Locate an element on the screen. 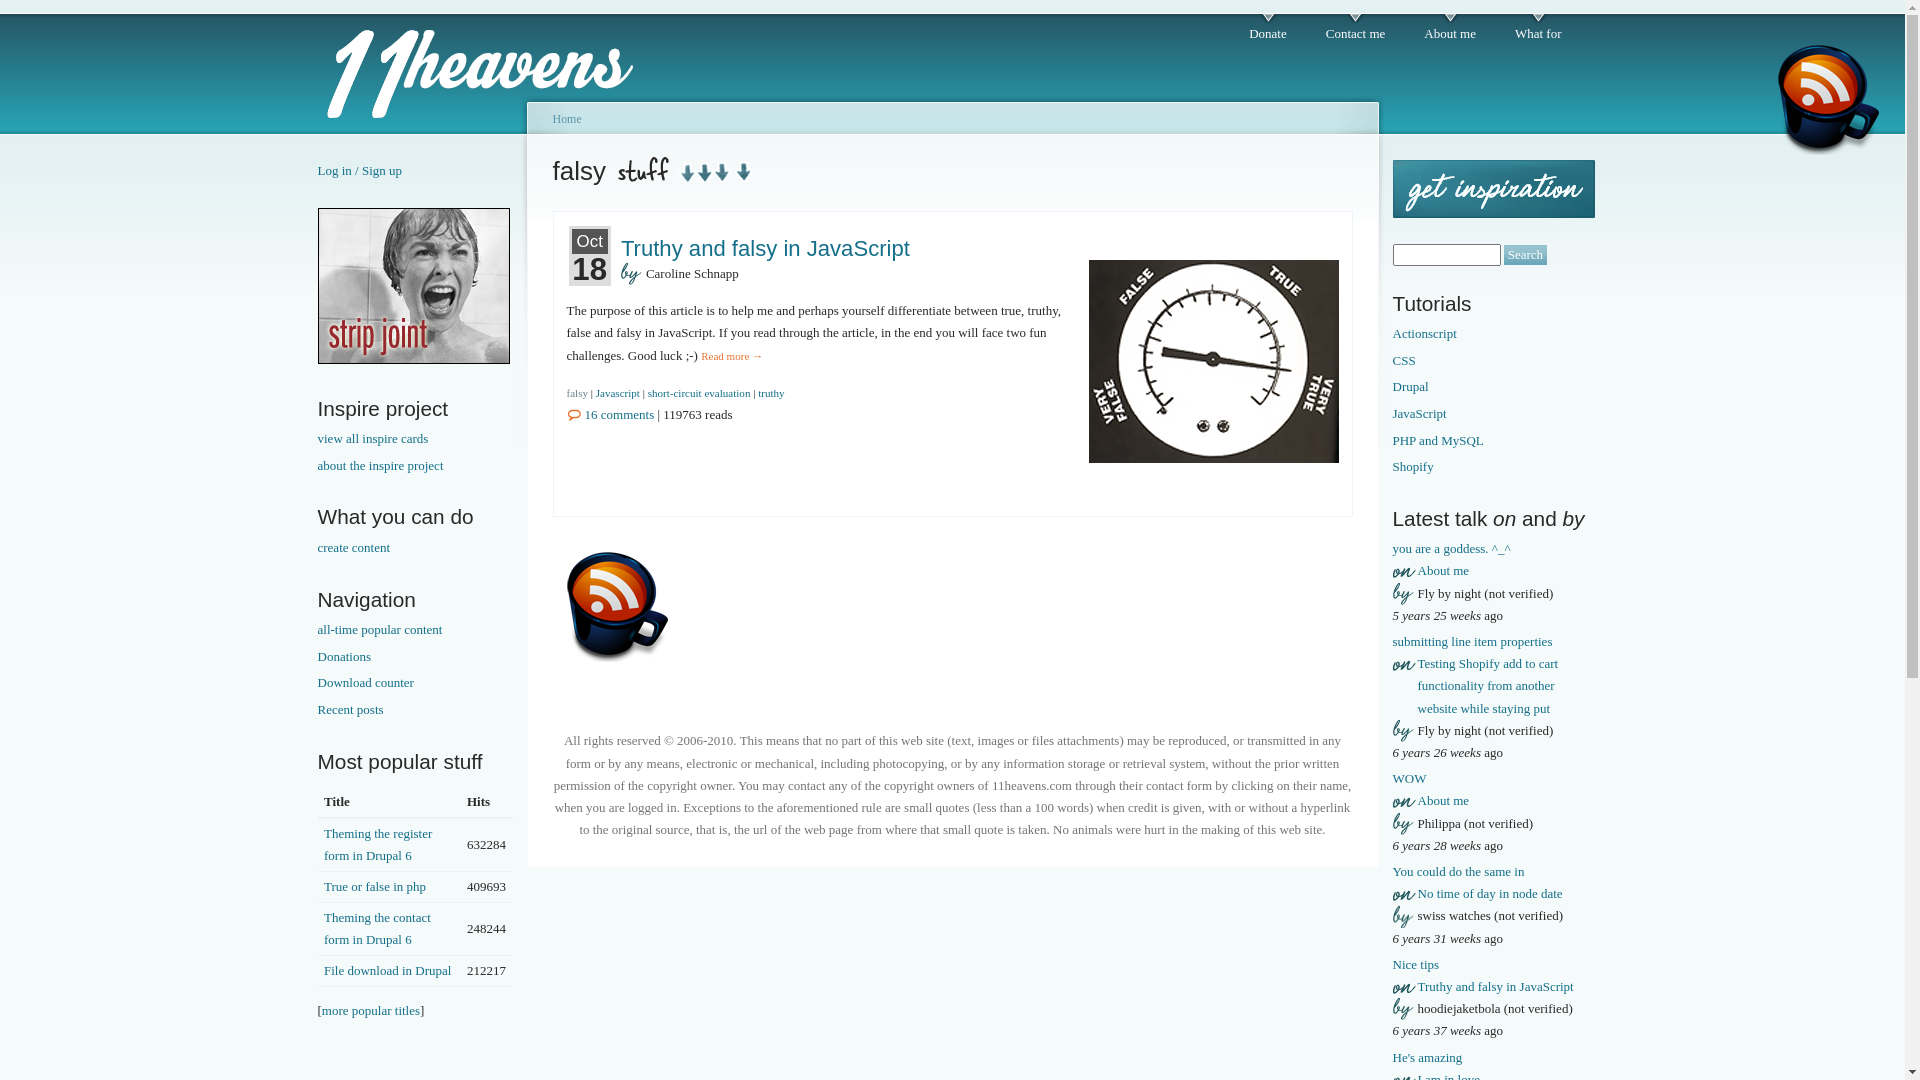  'Feed' is located at coordinates (1828, 97).